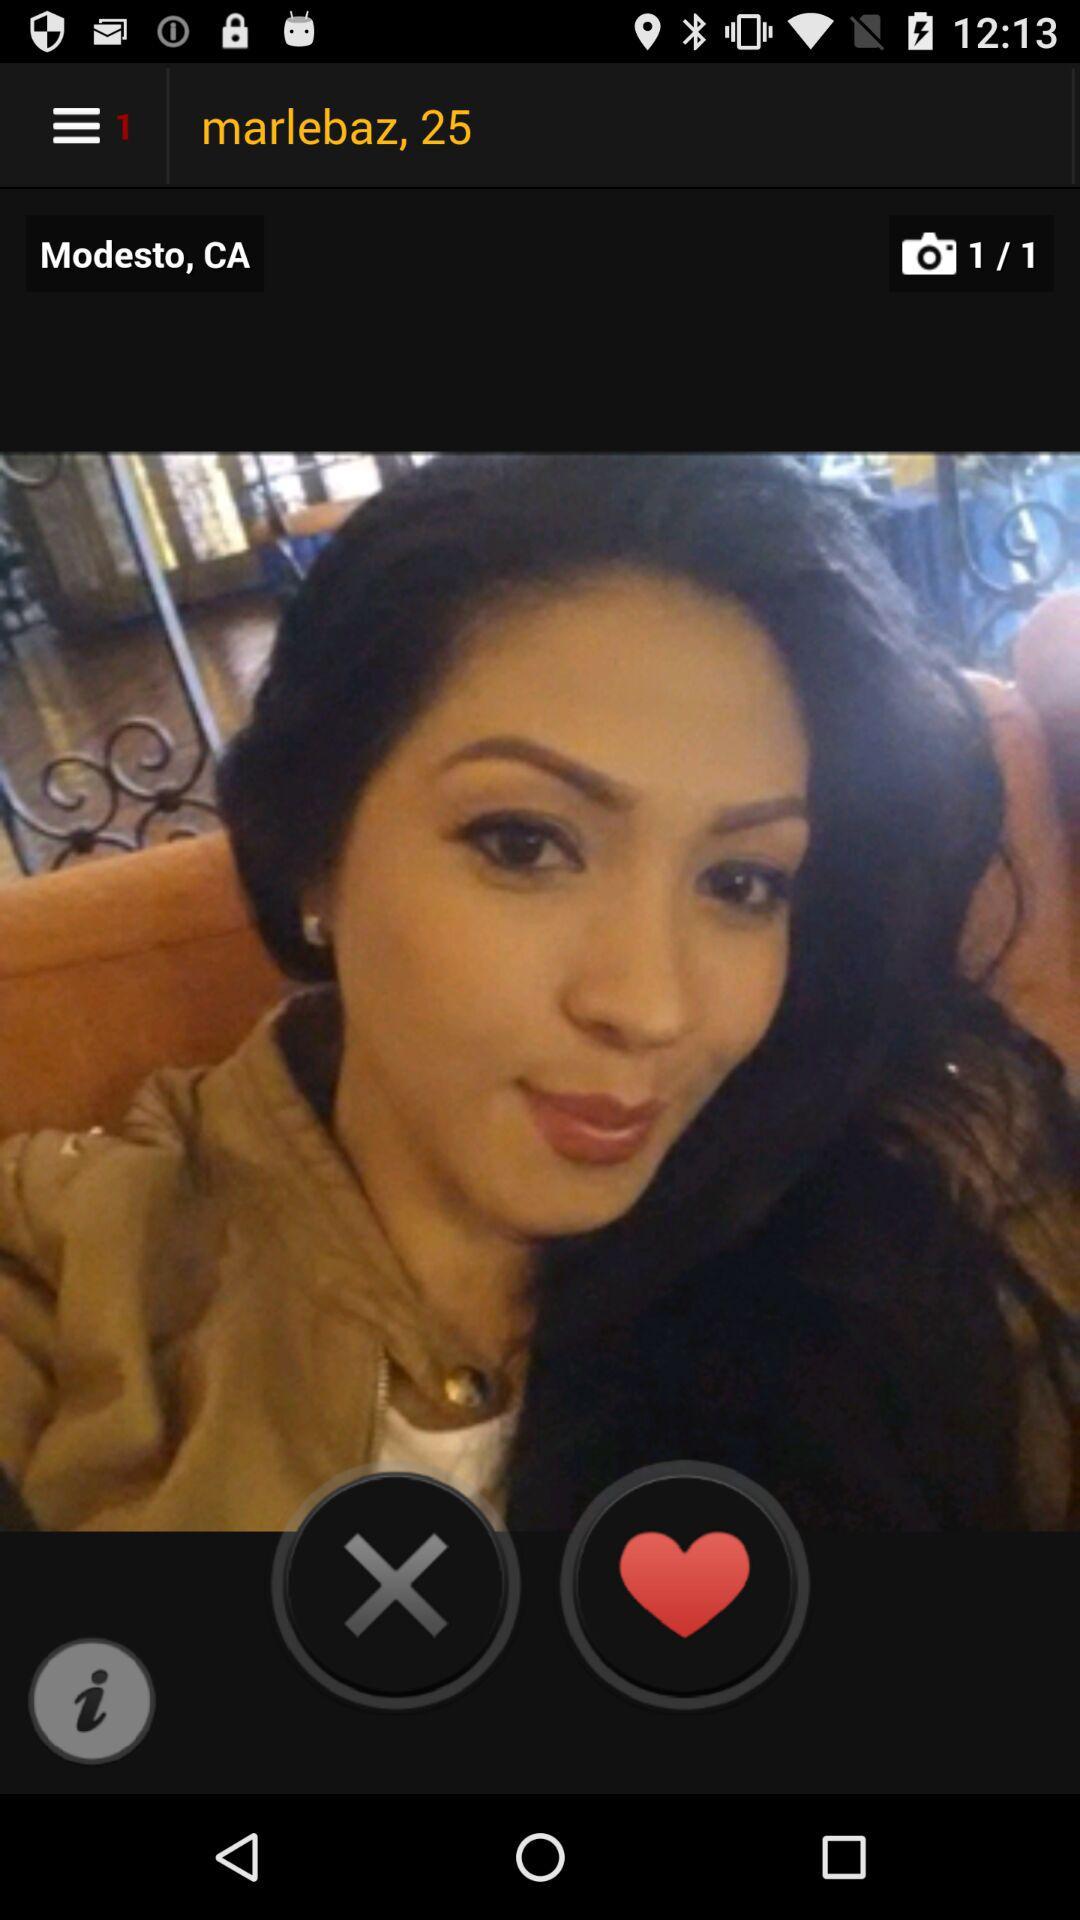 The image size is (1080, 1920). I want to click on like the photo, so click(682, 1583).